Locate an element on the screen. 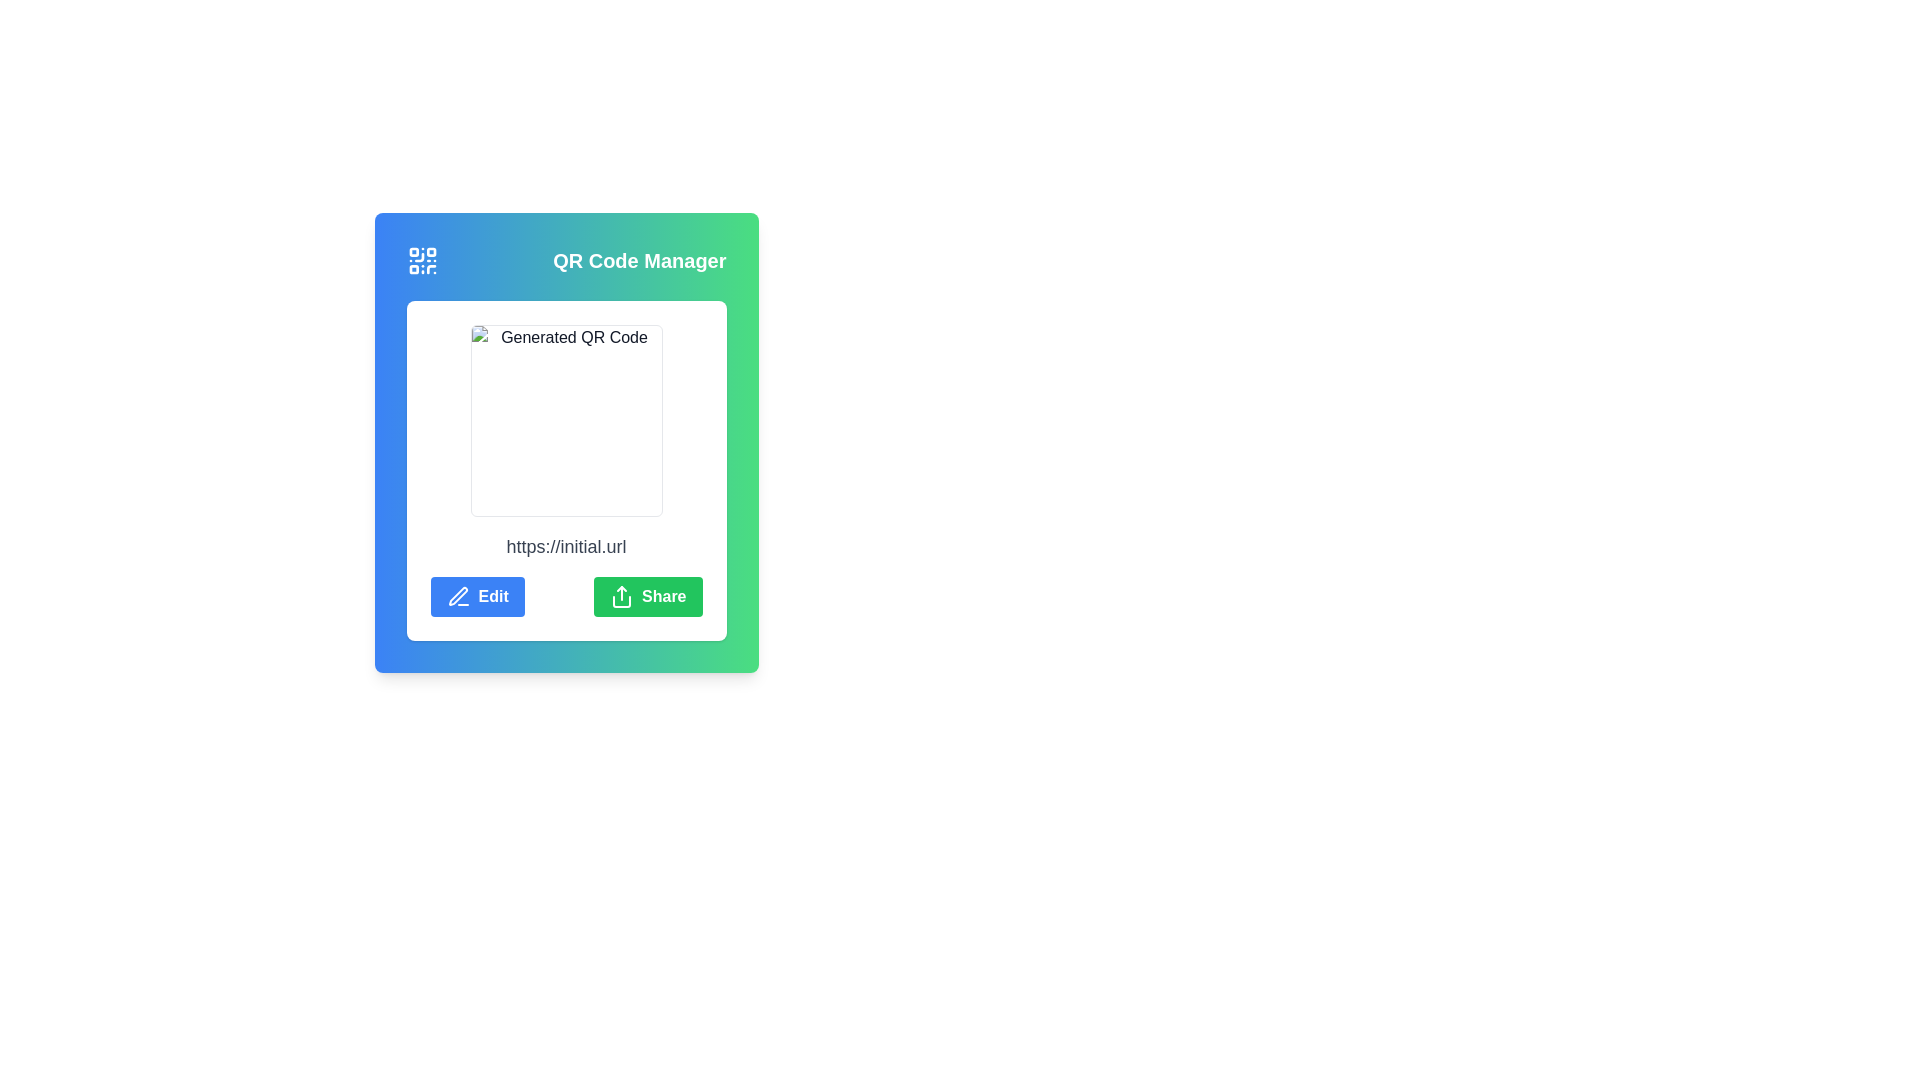  the blue 'Edit' button that contains the pen icon, which is positioned to the left of the 'Edit' text is located at coordinates (457, 596).